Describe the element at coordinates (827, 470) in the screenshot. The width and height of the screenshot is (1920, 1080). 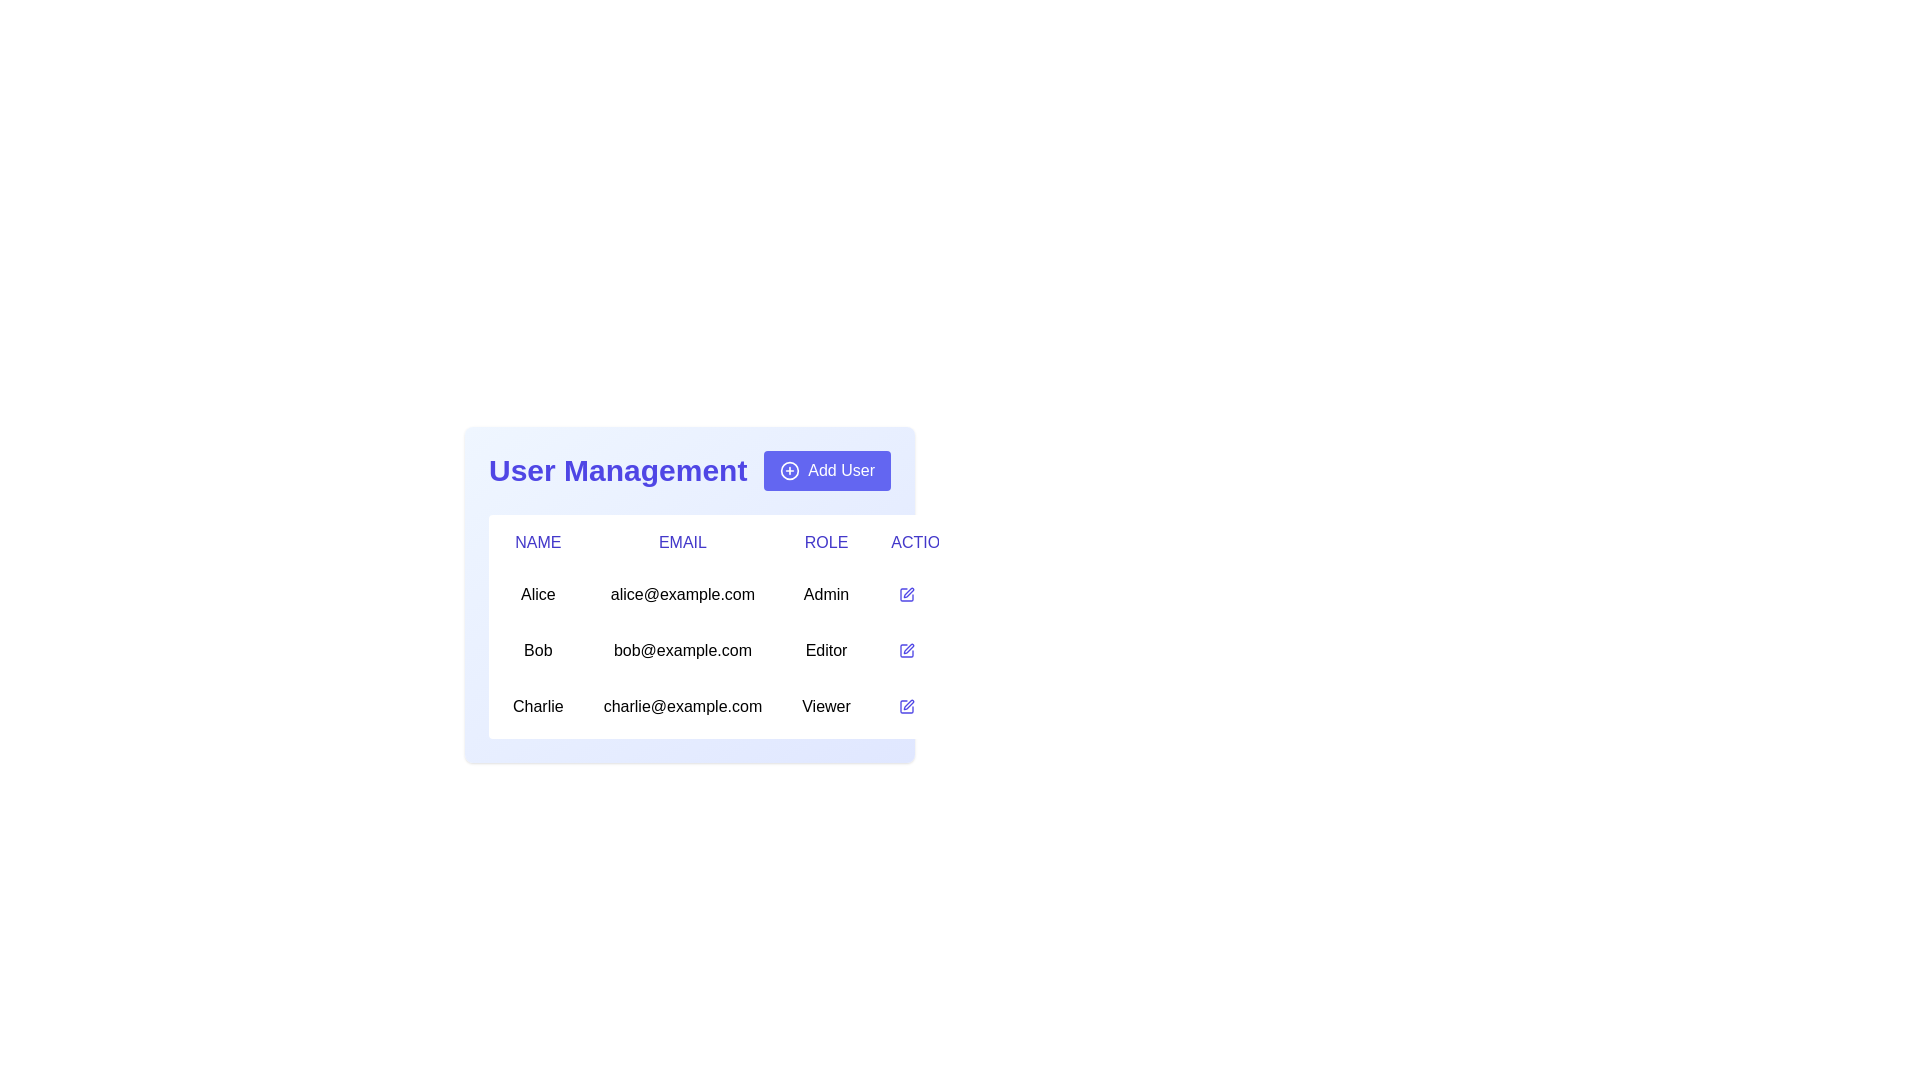
I see `the button used to initiate the process of adding a new user to the system, located to the right side of the 'User Management' text` at that location.